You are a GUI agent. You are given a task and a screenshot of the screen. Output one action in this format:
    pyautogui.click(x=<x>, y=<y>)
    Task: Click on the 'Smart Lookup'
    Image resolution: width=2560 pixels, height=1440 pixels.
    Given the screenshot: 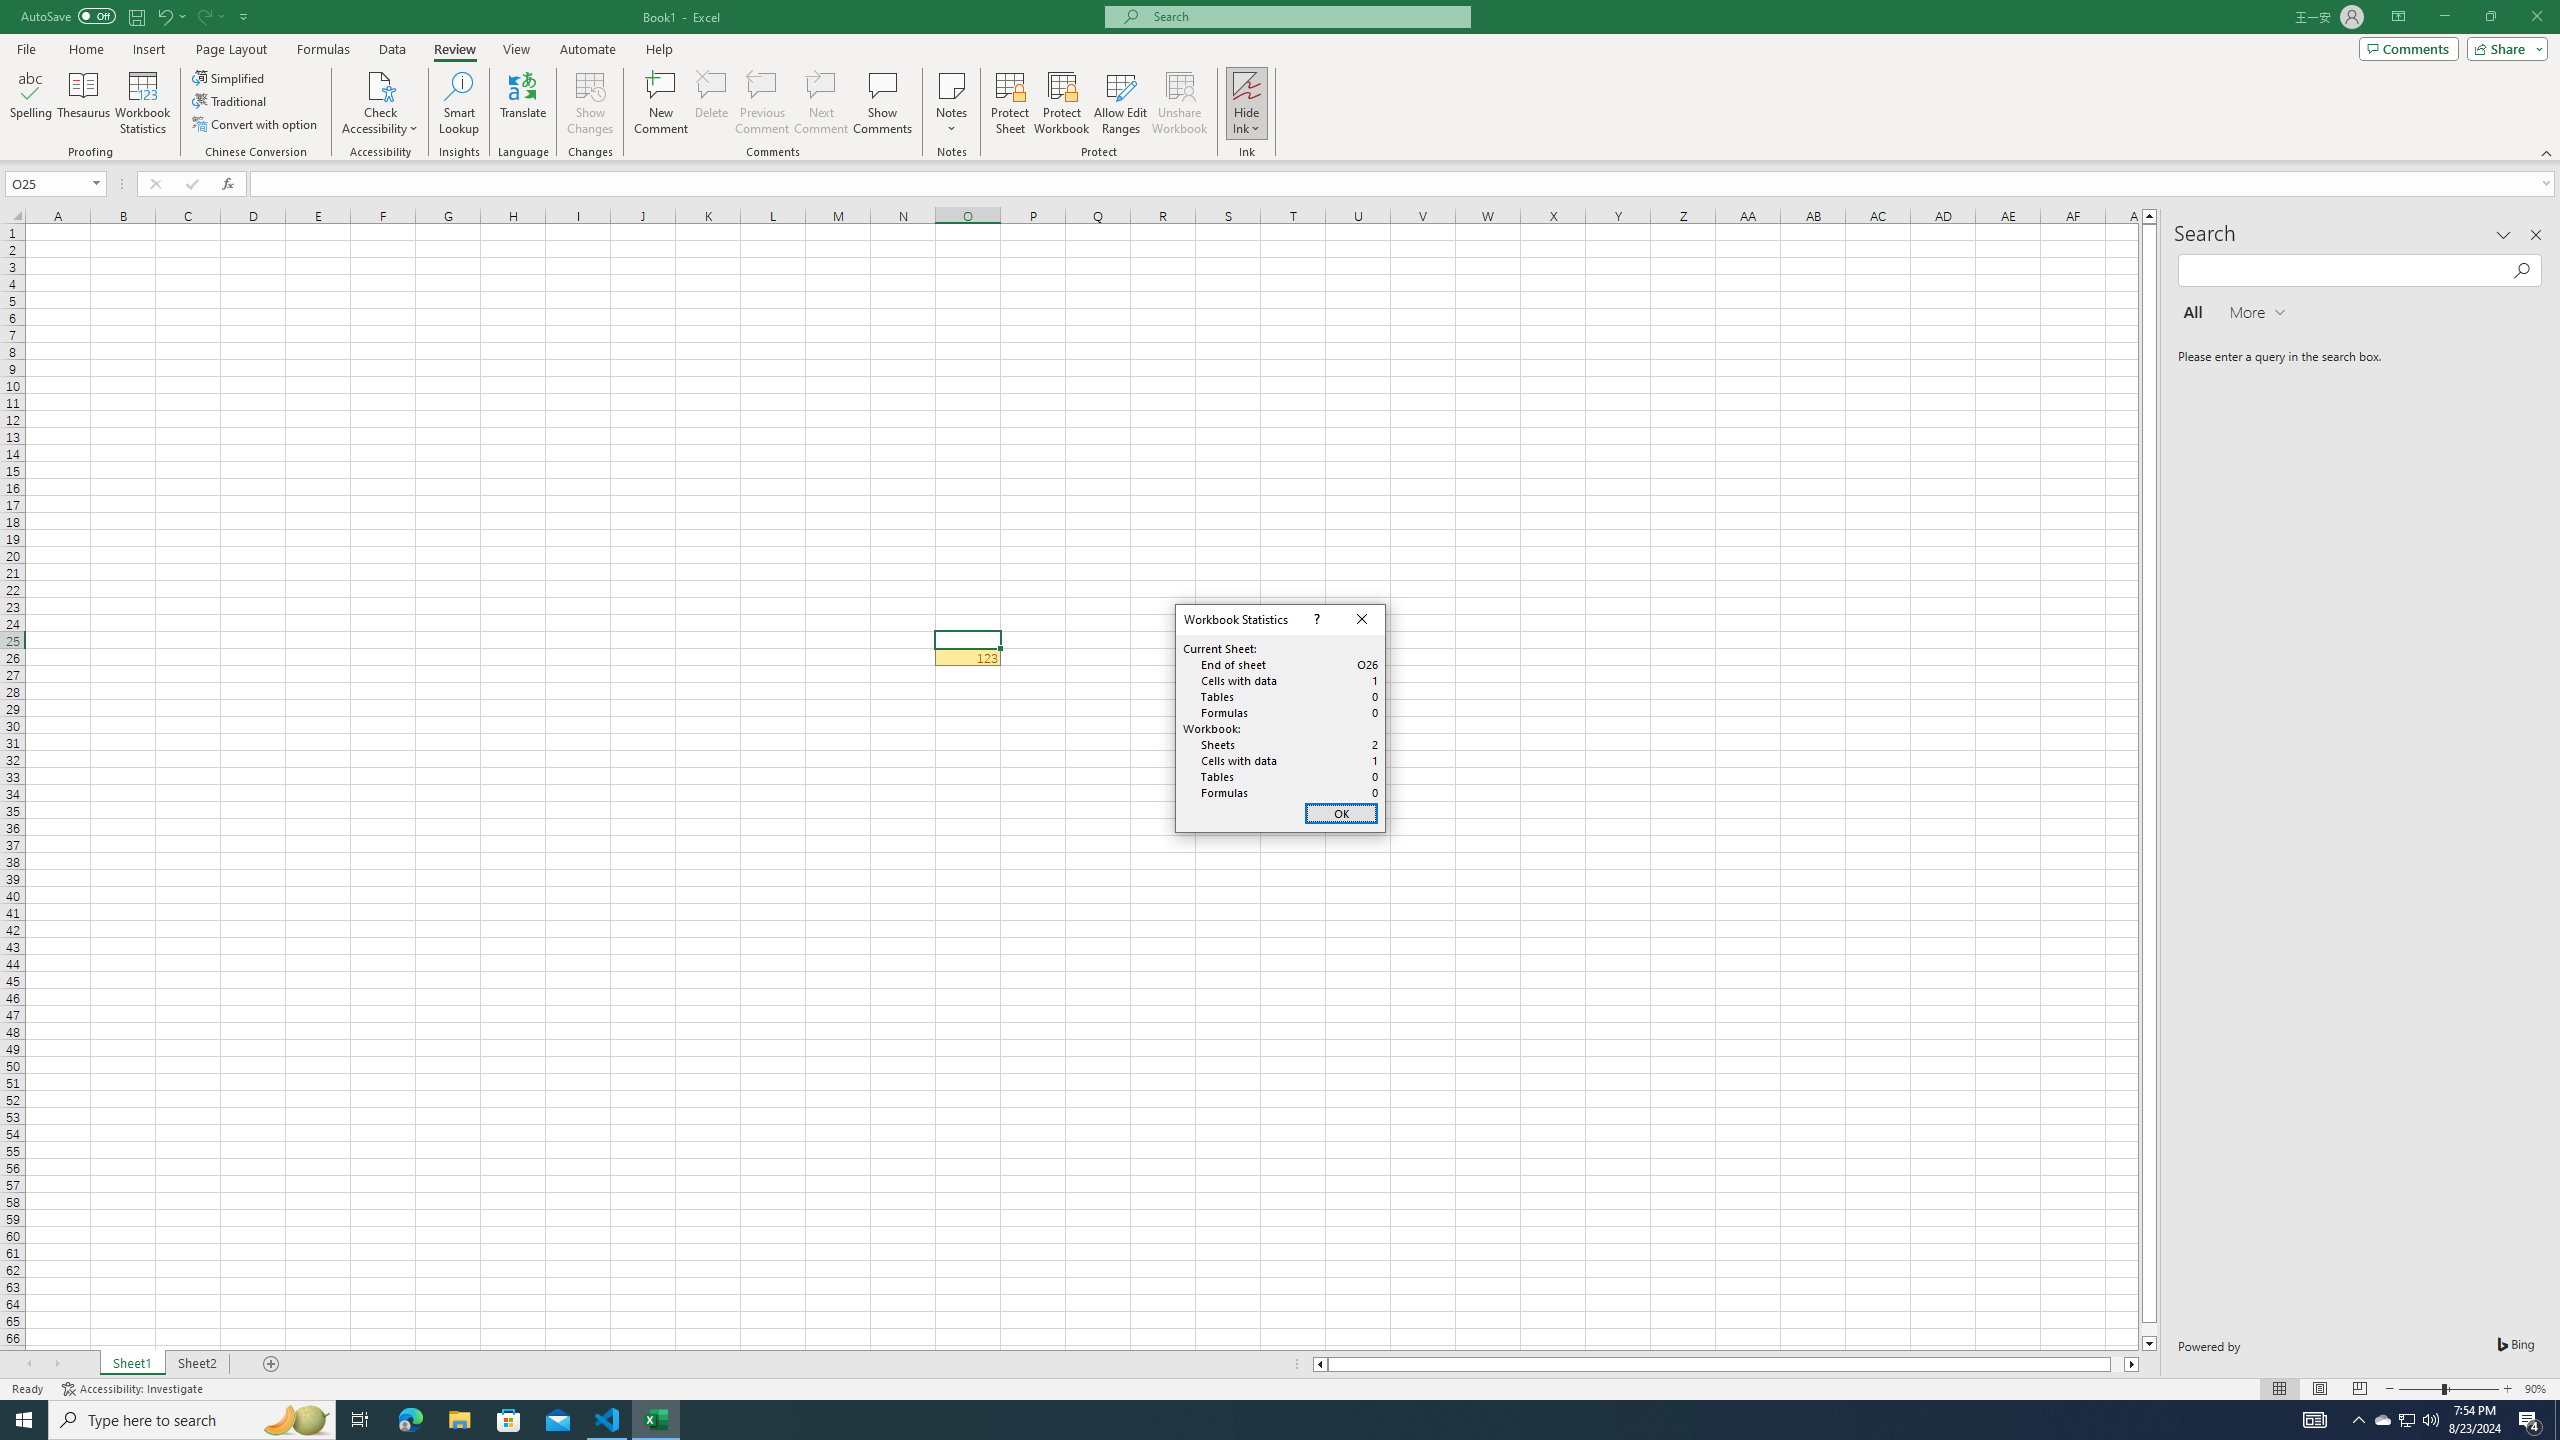 What is the action you would take?
    pyautogui.click(x=458, y=103)
    